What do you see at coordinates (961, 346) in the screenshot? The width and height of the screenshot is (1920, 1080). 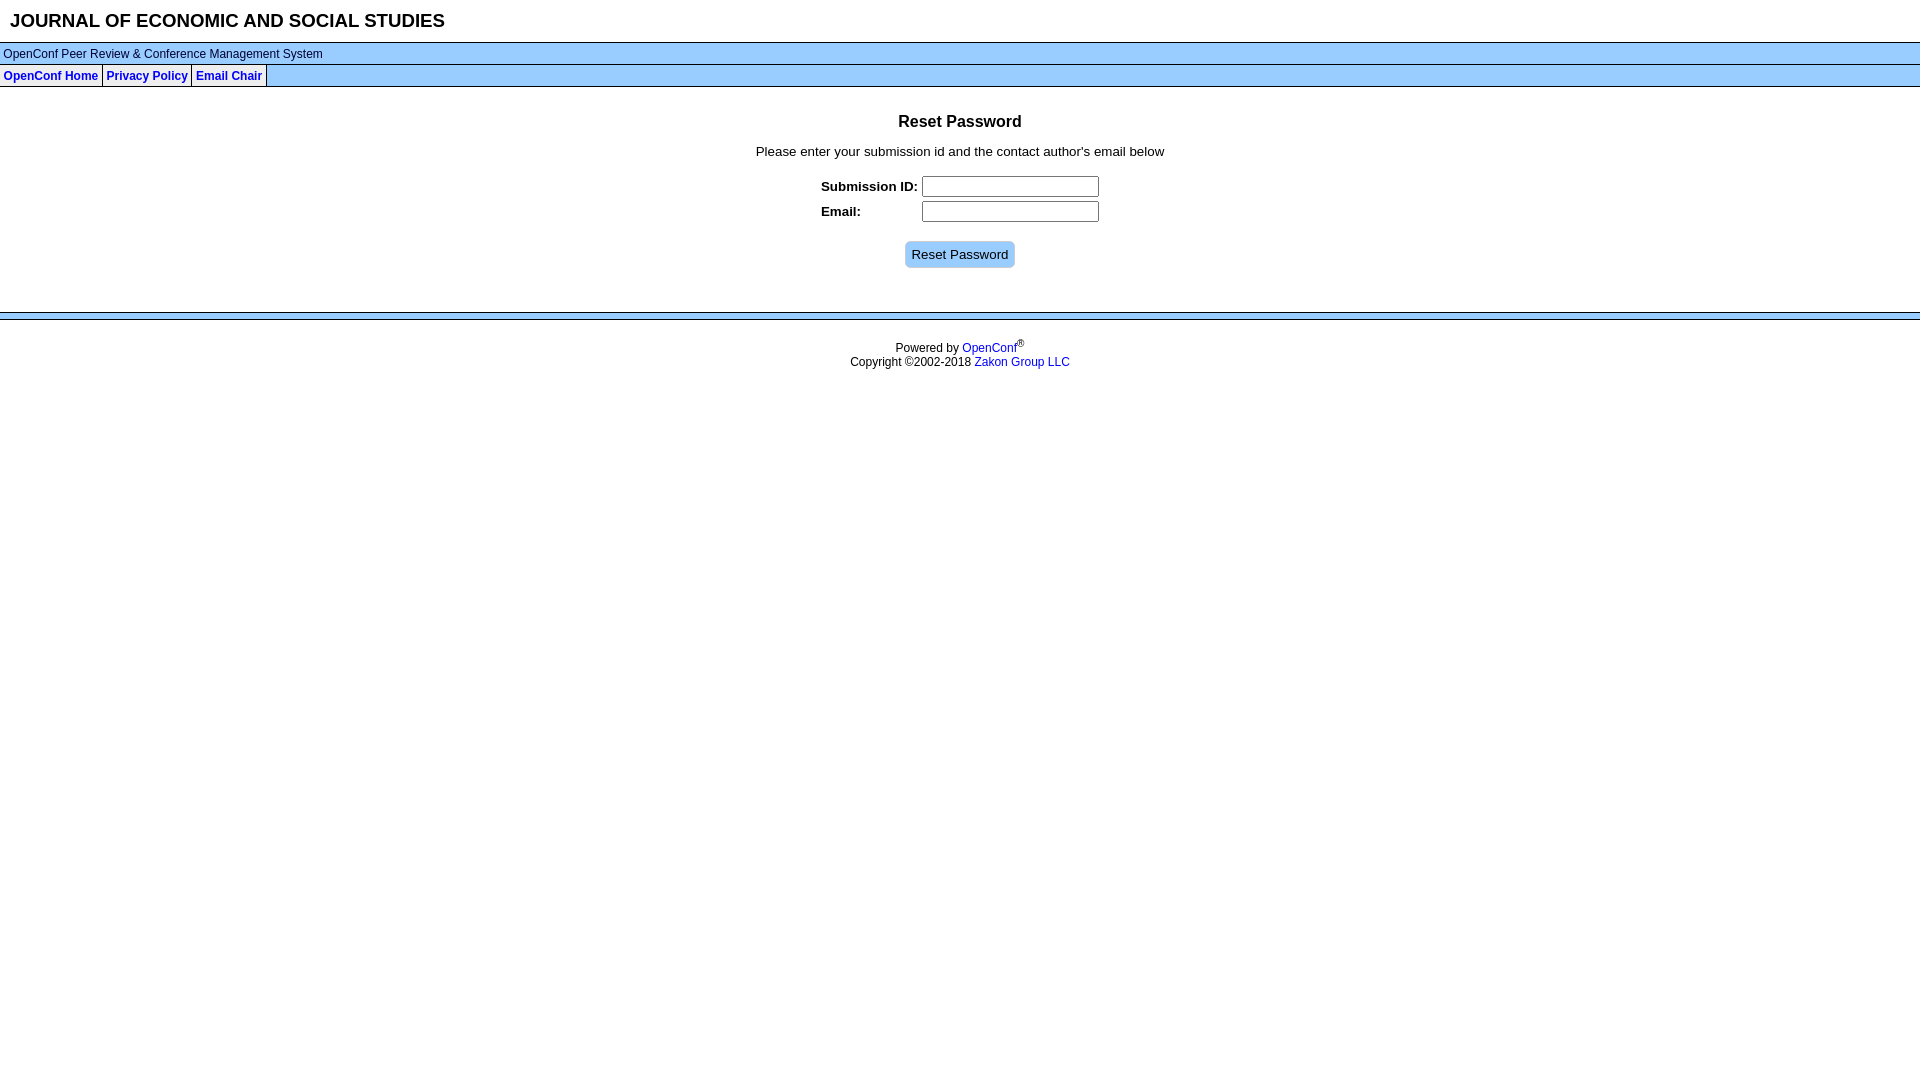 I see `'OpenConf'` at bounding box center [961, 346].